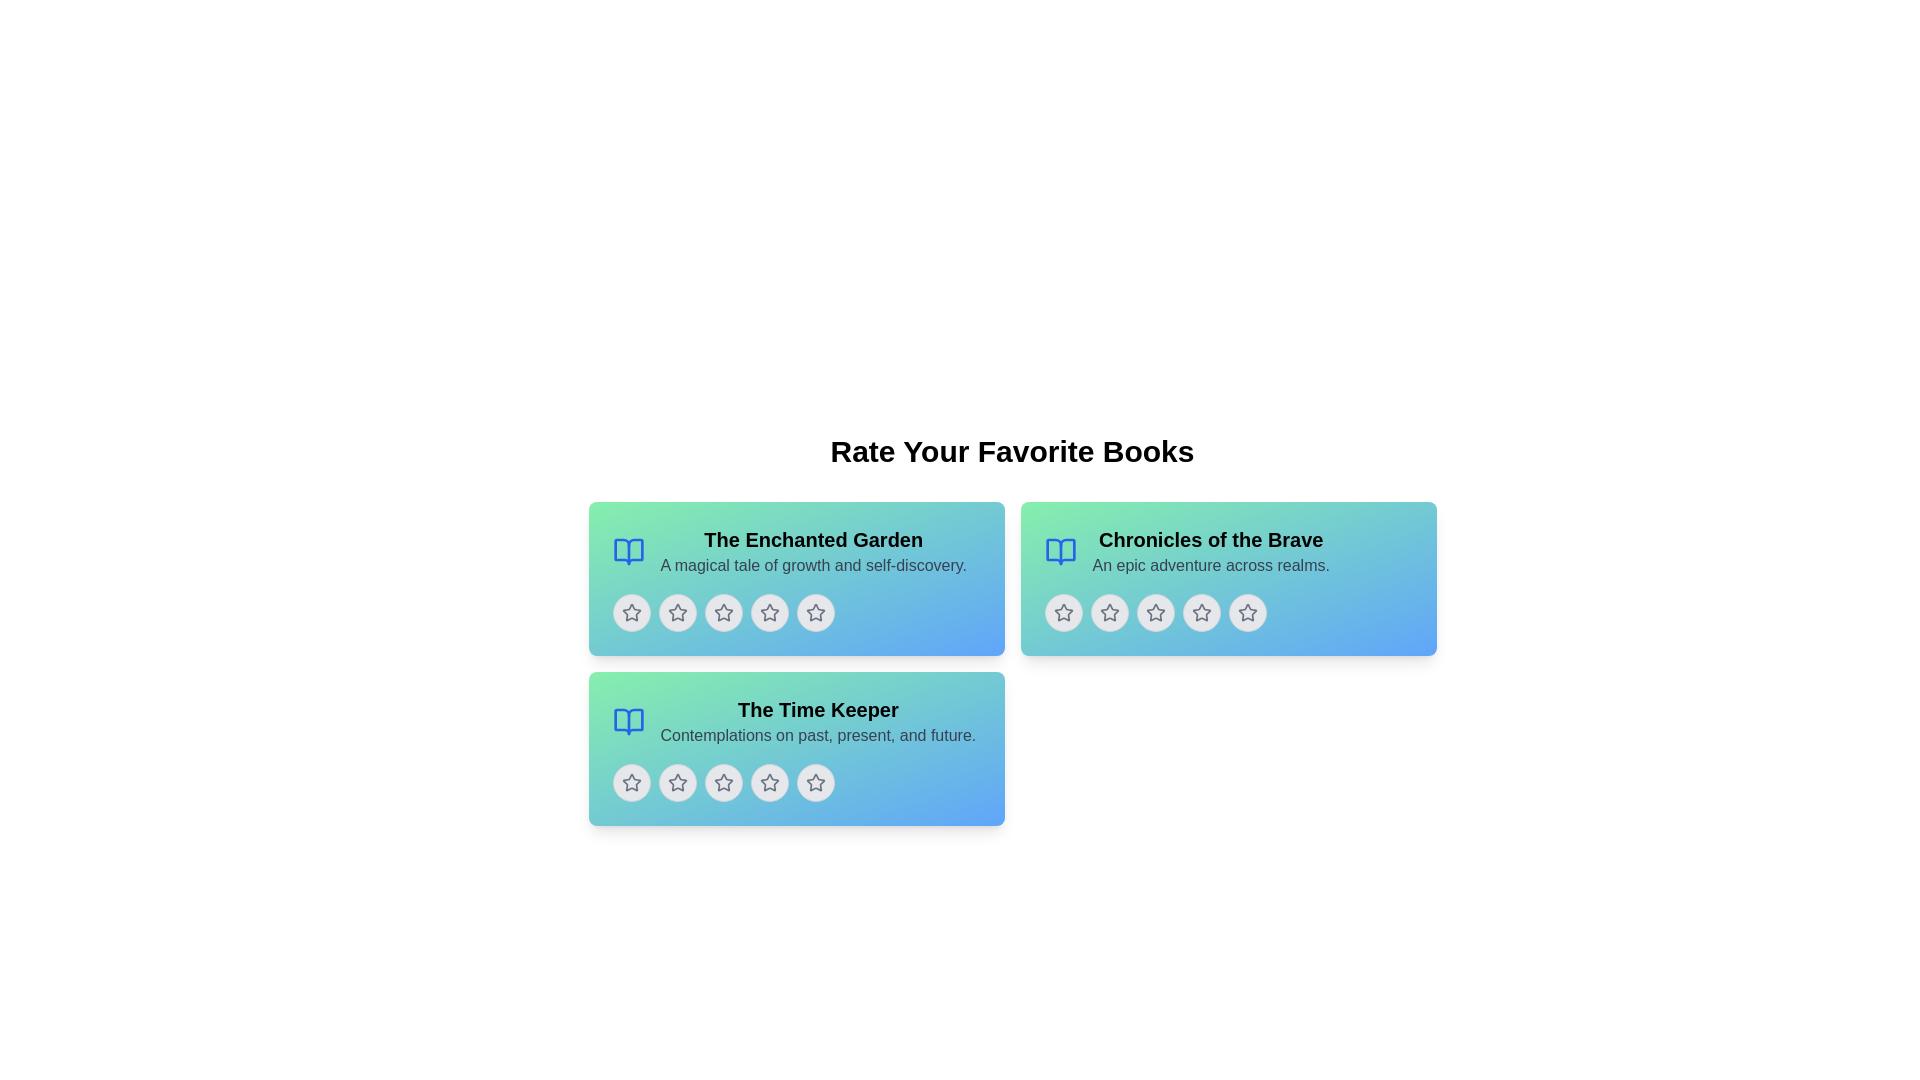  What do you see at coordinates (630, 612) in the screenshot?
I see `the second star-shaped rating icon in the 'The Enchanted Garden' book card` at bounding box center [630, 612].